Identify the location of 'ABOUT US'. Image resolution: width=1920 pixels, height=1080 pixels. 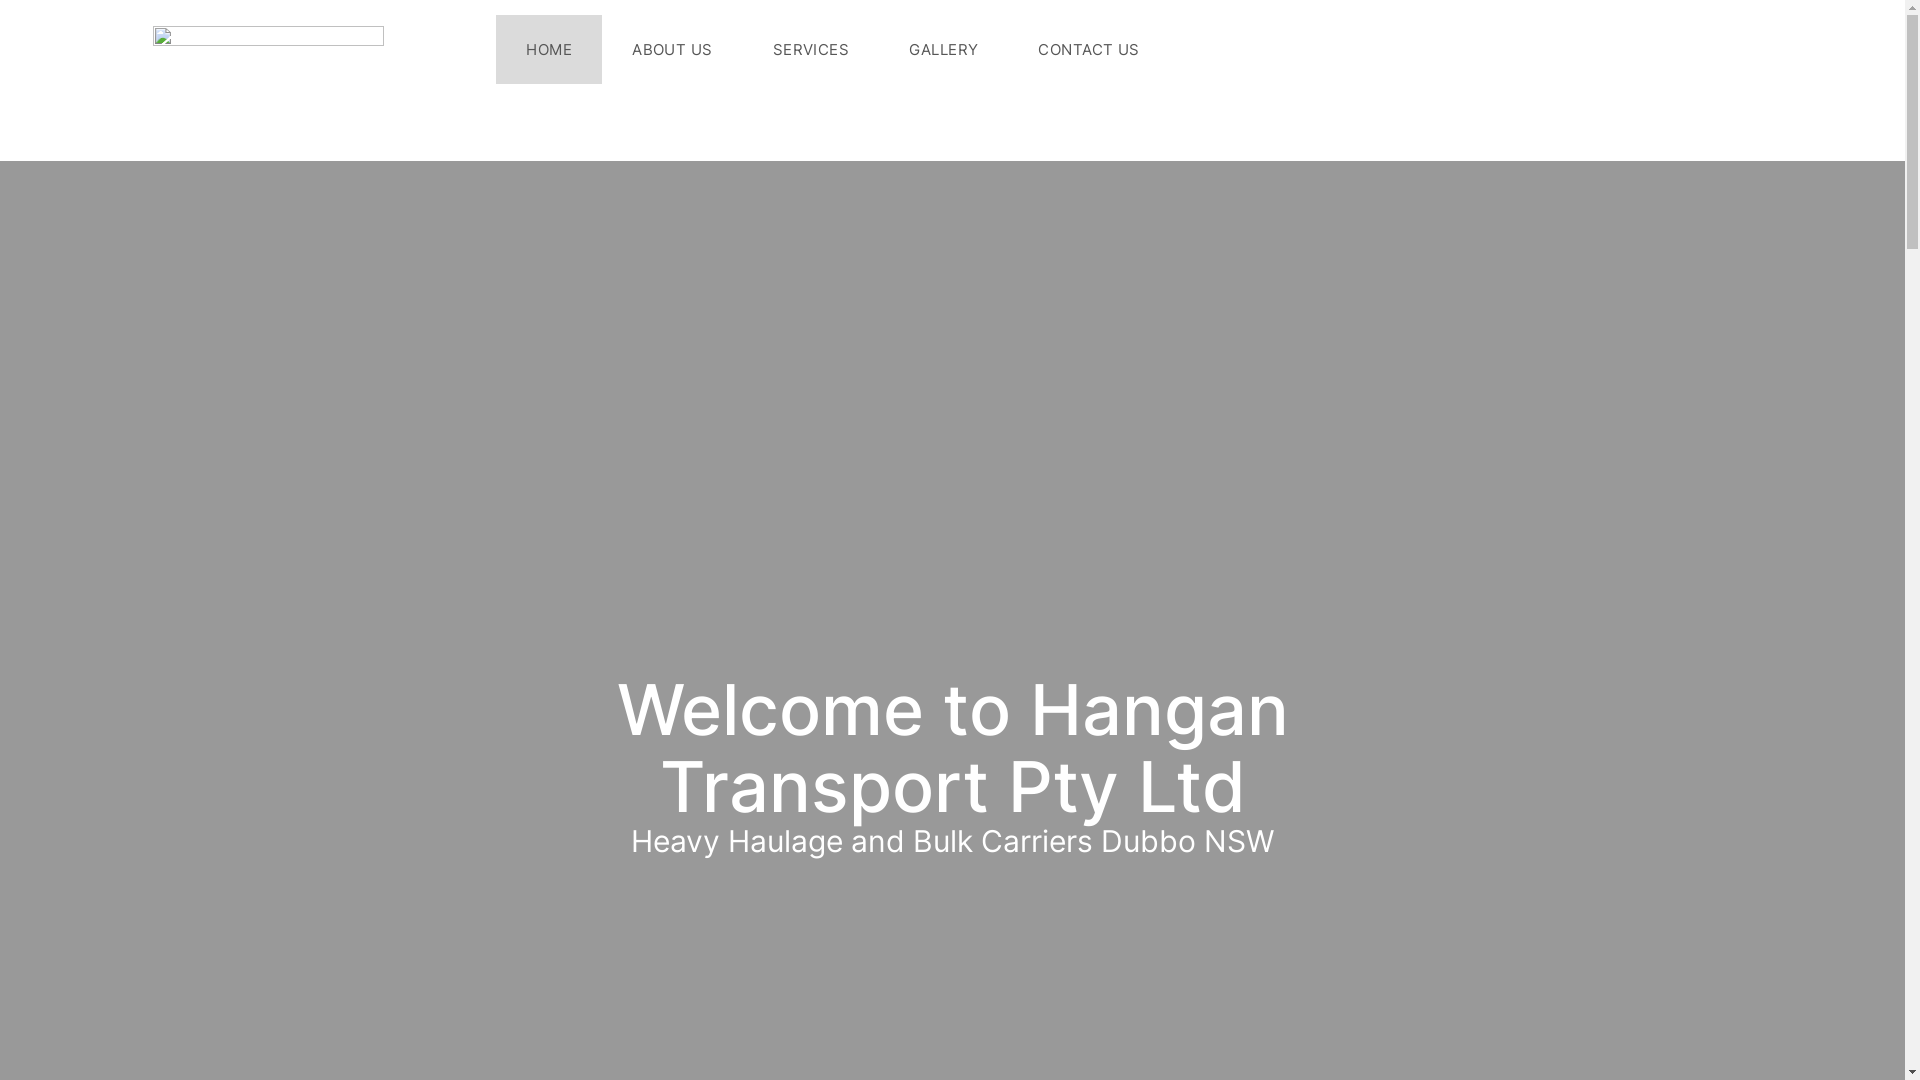
(600, 47).